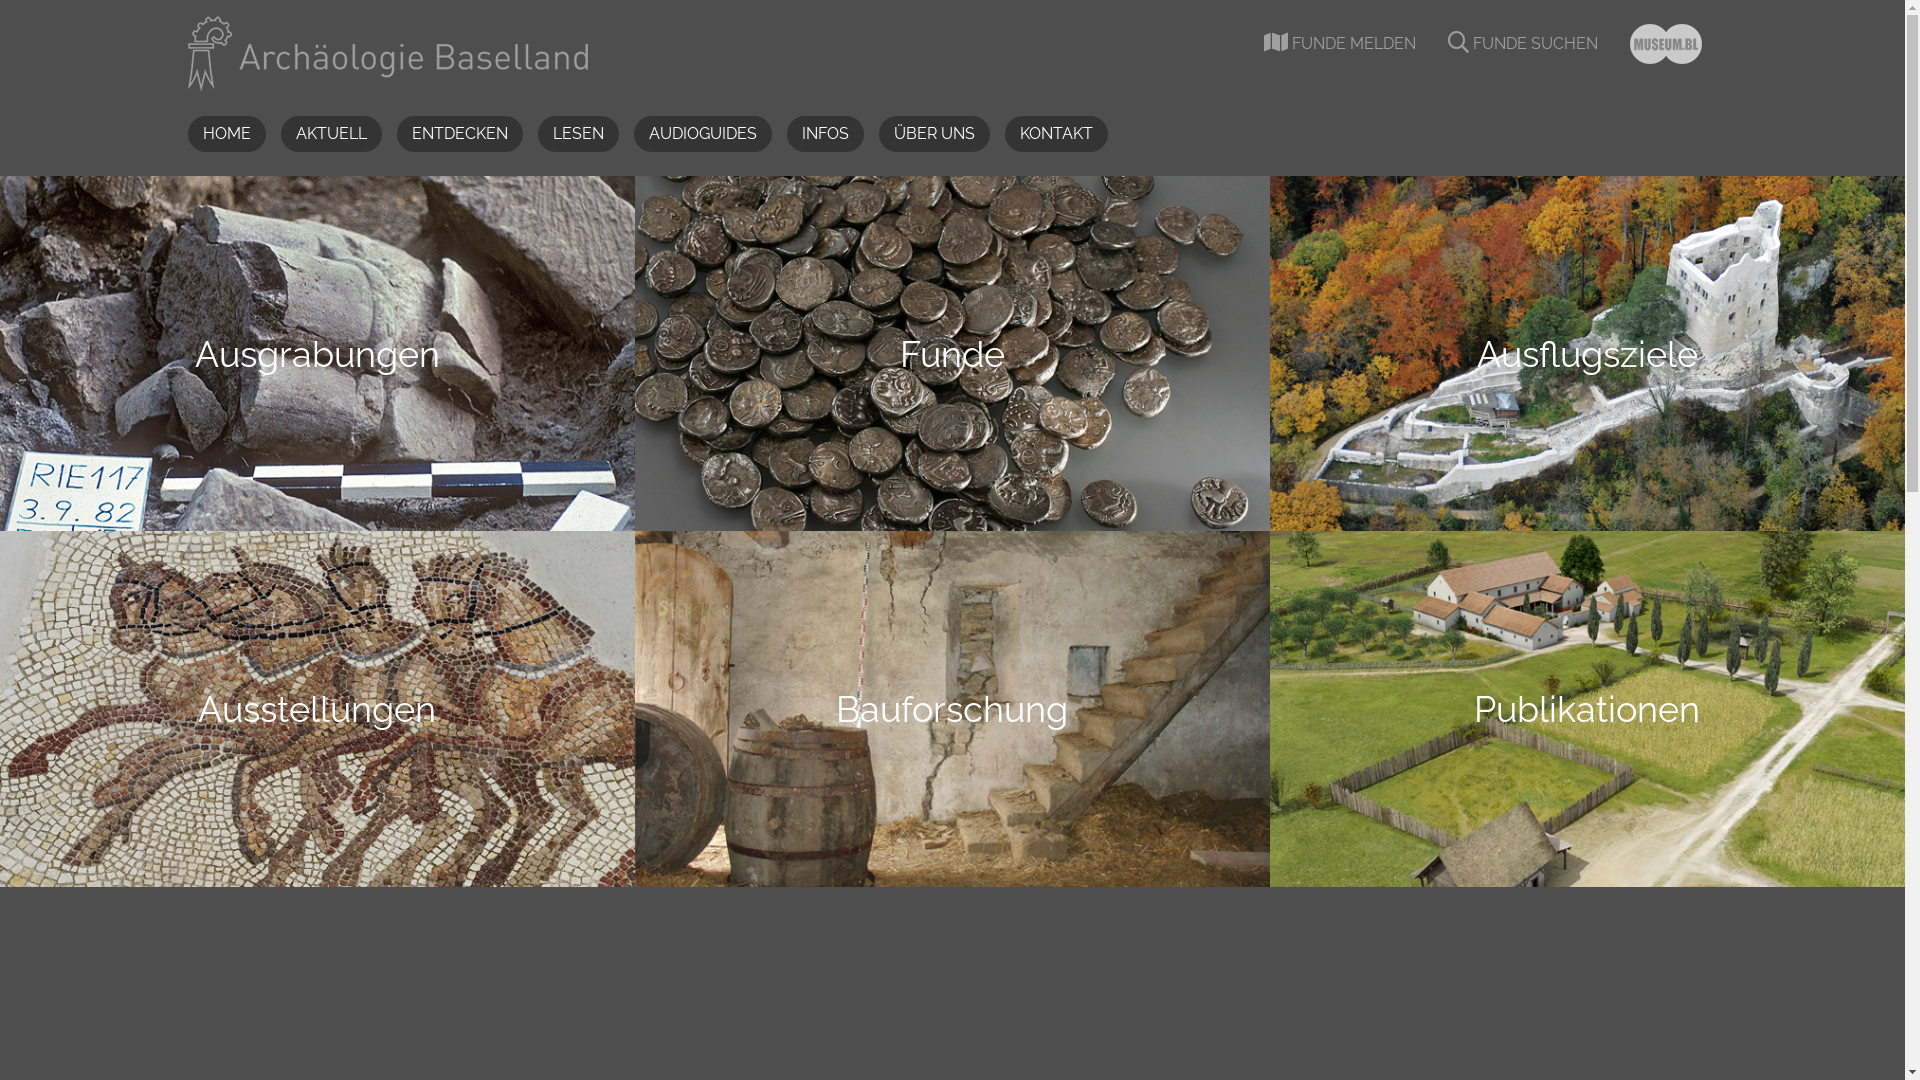  What do you see at coordinates (951, 707) in the screenshot?
I see `'Bauforschung'` at bounding box center [951, 707].